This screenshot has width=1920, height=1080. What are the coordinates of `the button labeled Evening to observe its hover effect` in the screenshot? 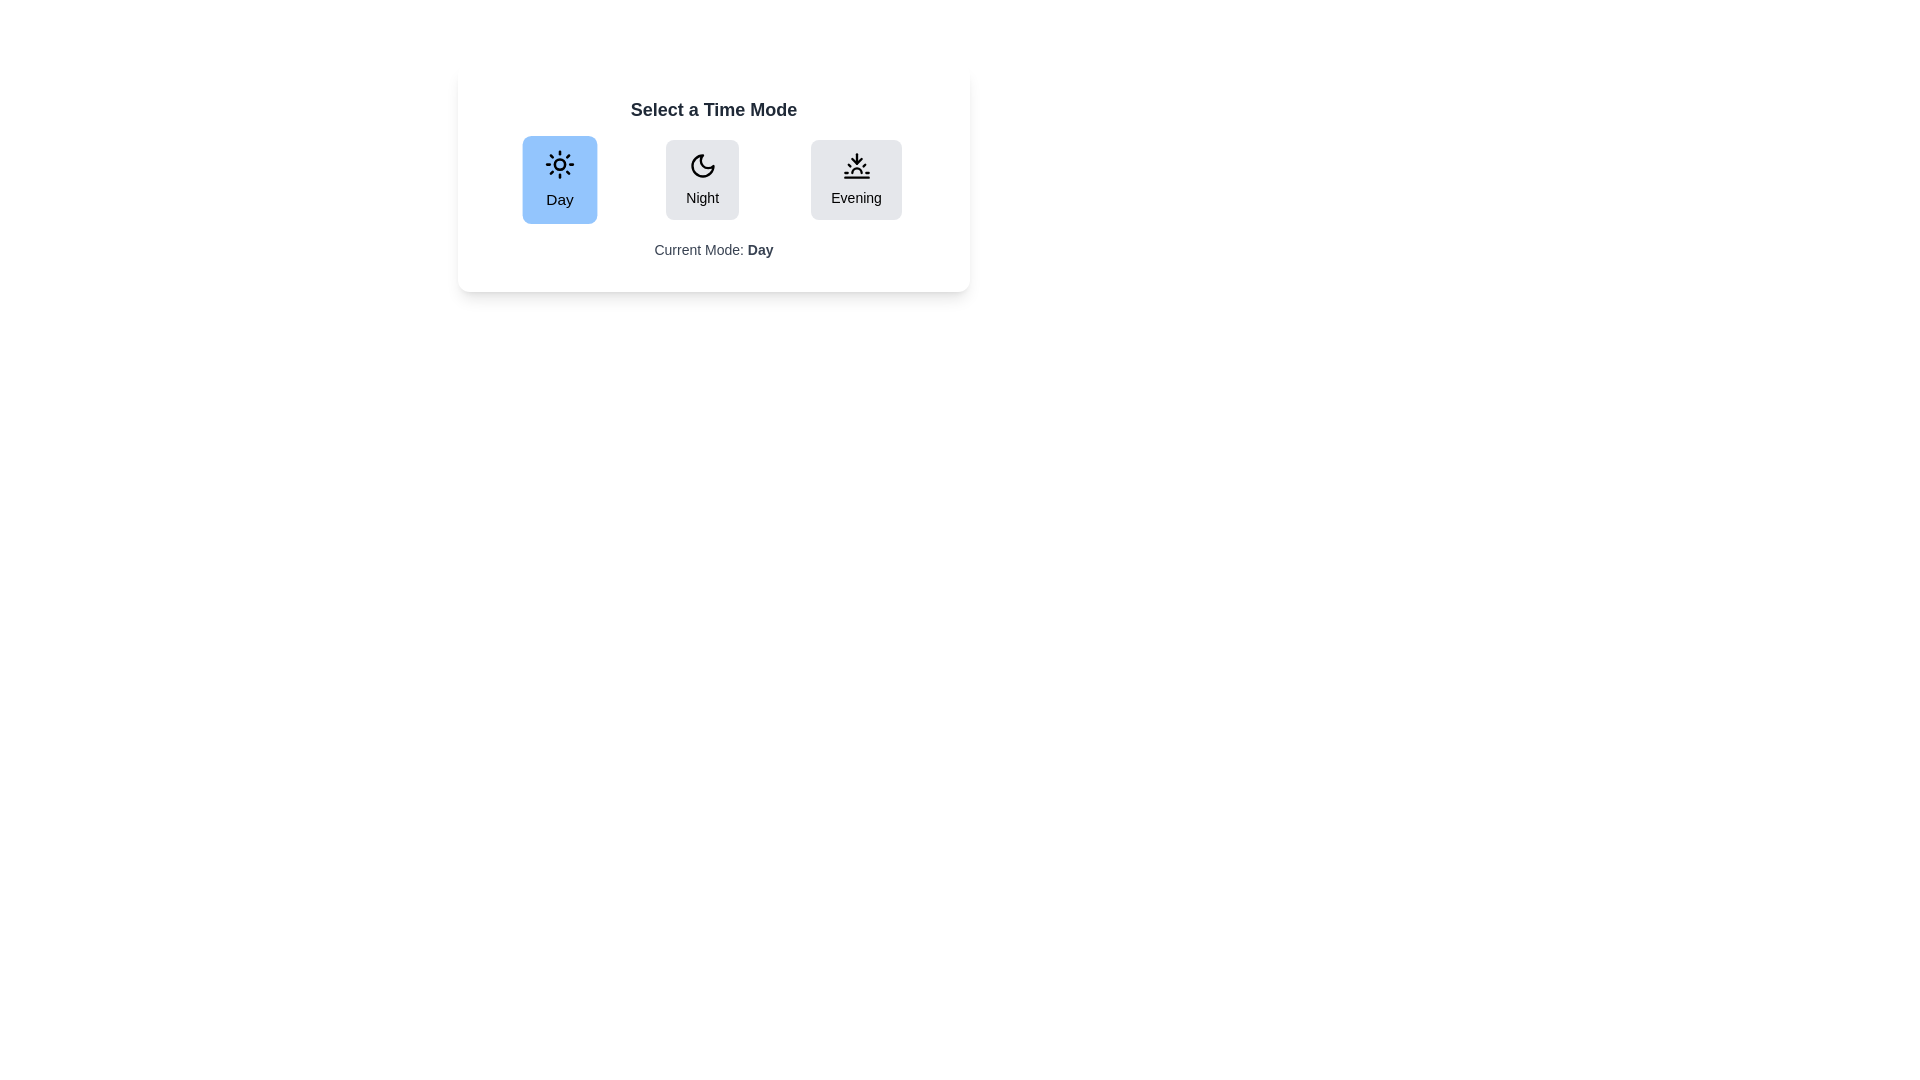 It's located at (856, 180).